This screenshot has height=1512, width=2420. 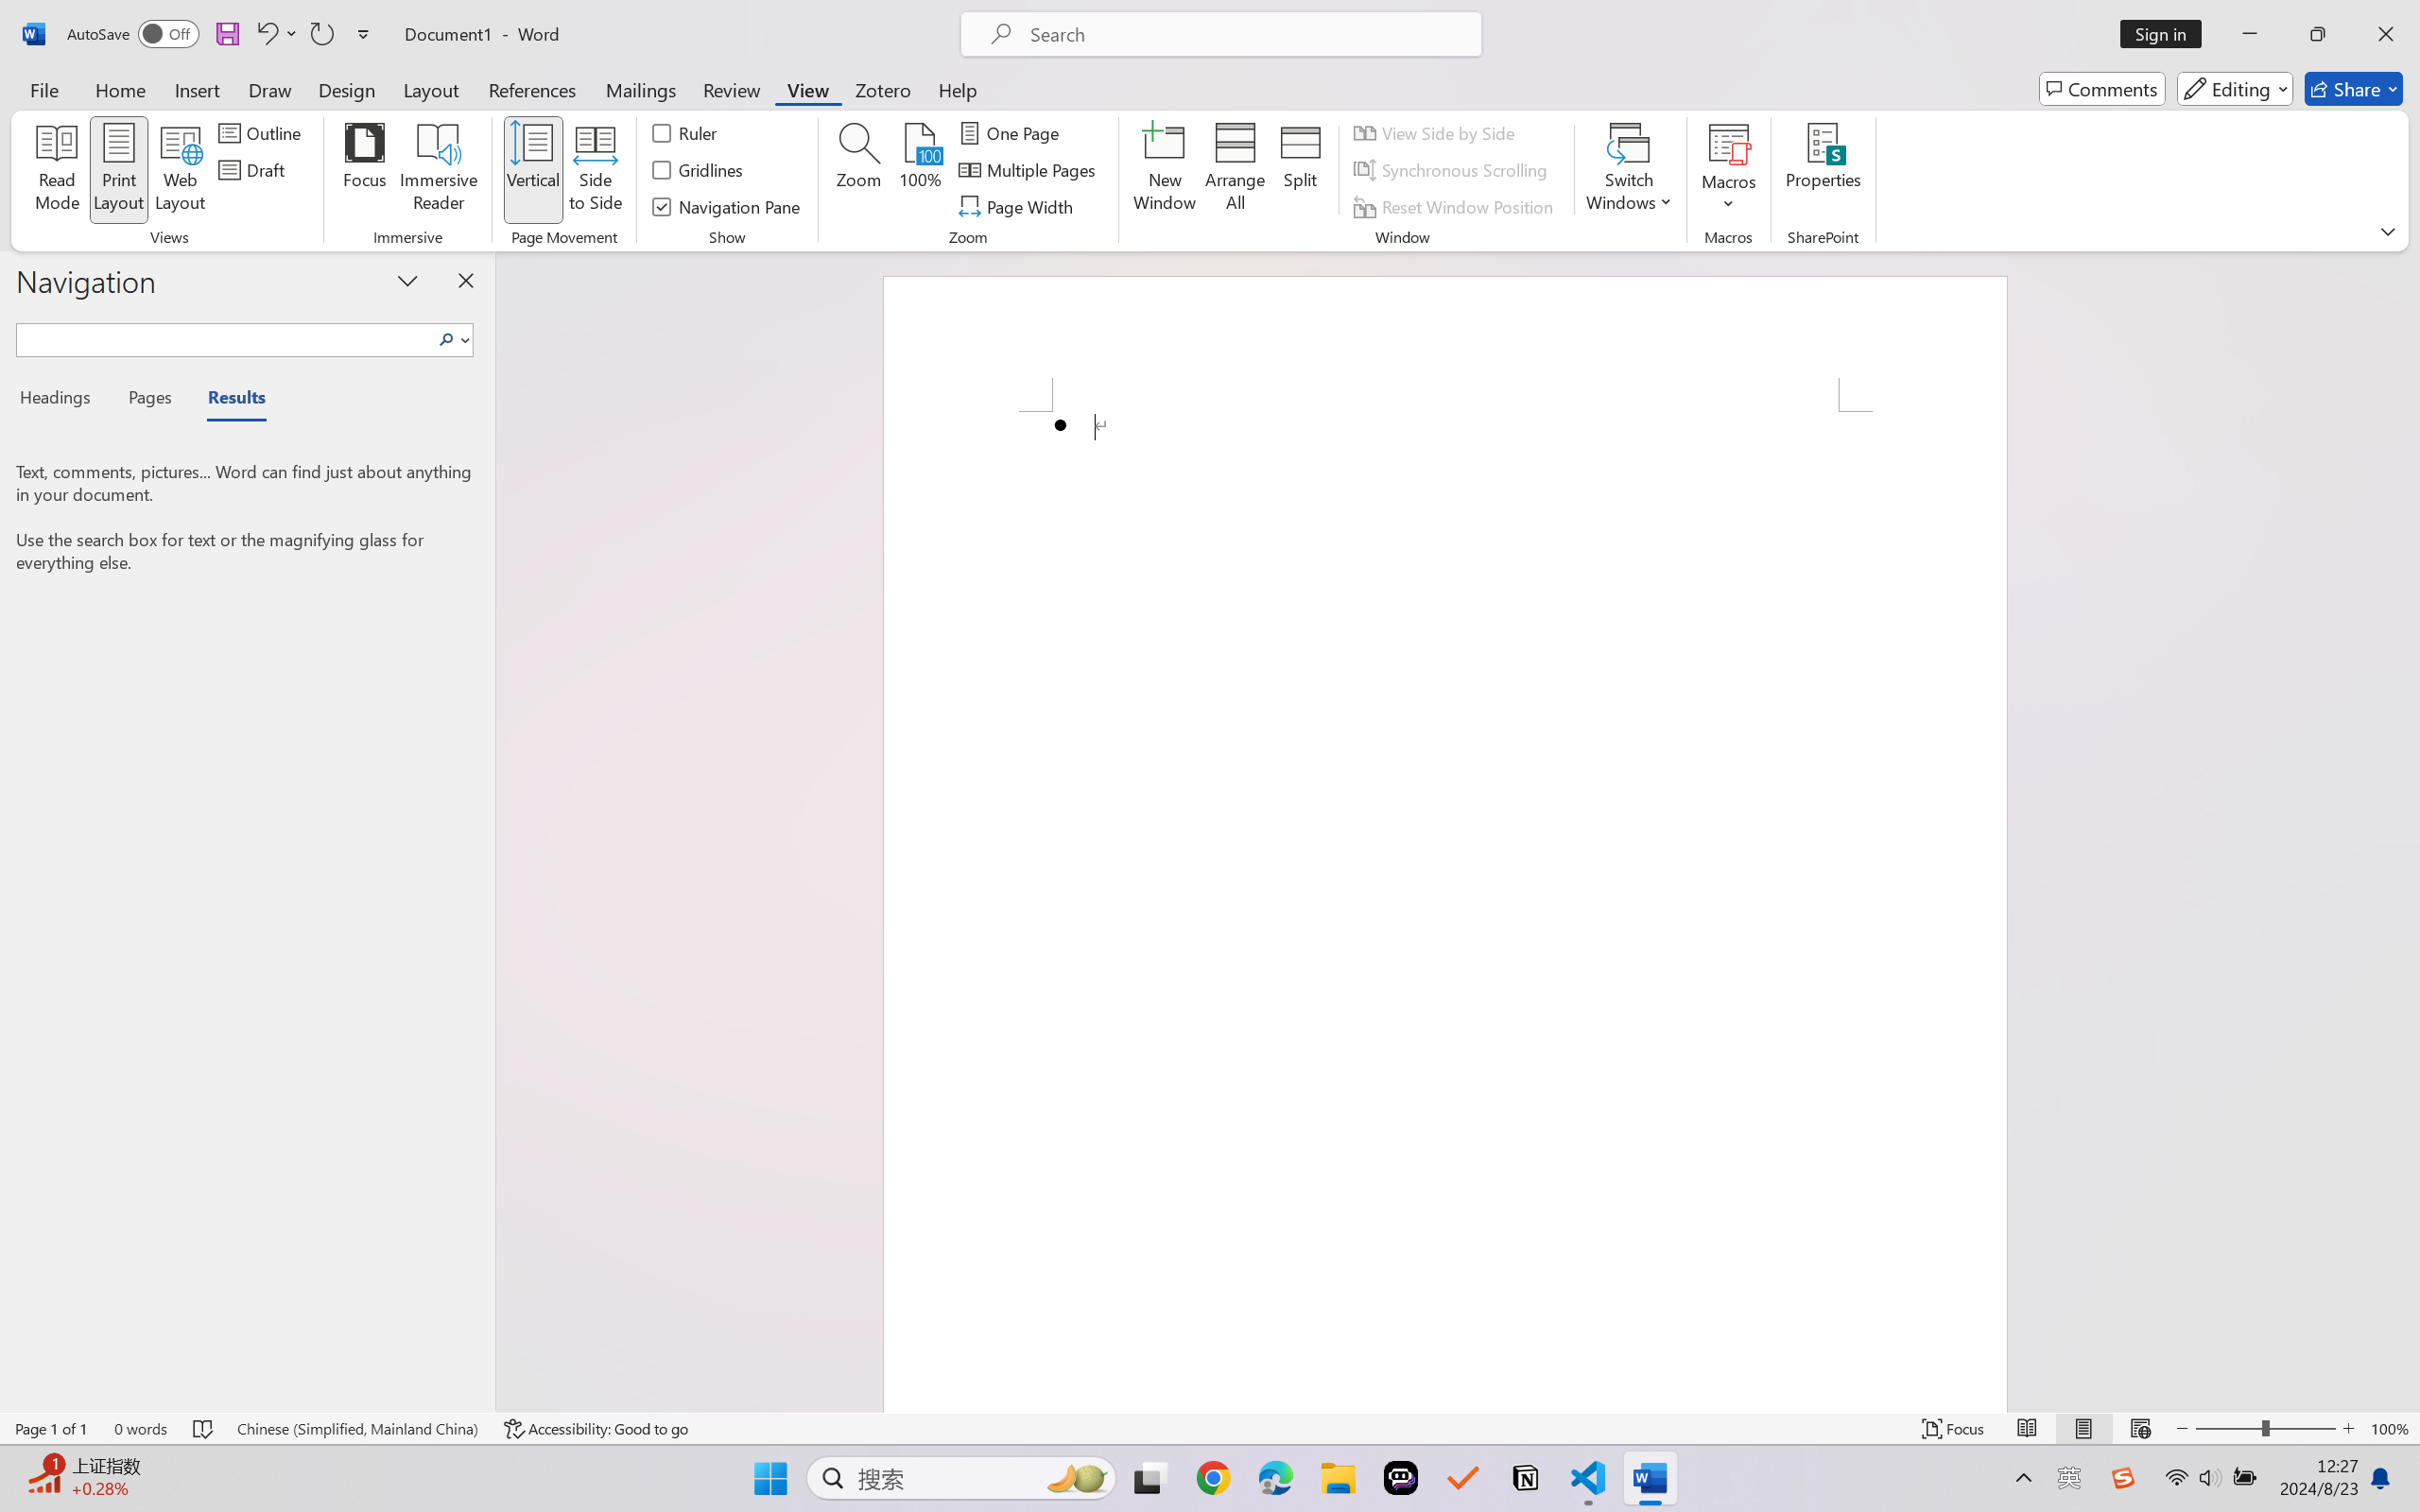 I want to click on 'View Side by Side', so click(x=1436, y=131).